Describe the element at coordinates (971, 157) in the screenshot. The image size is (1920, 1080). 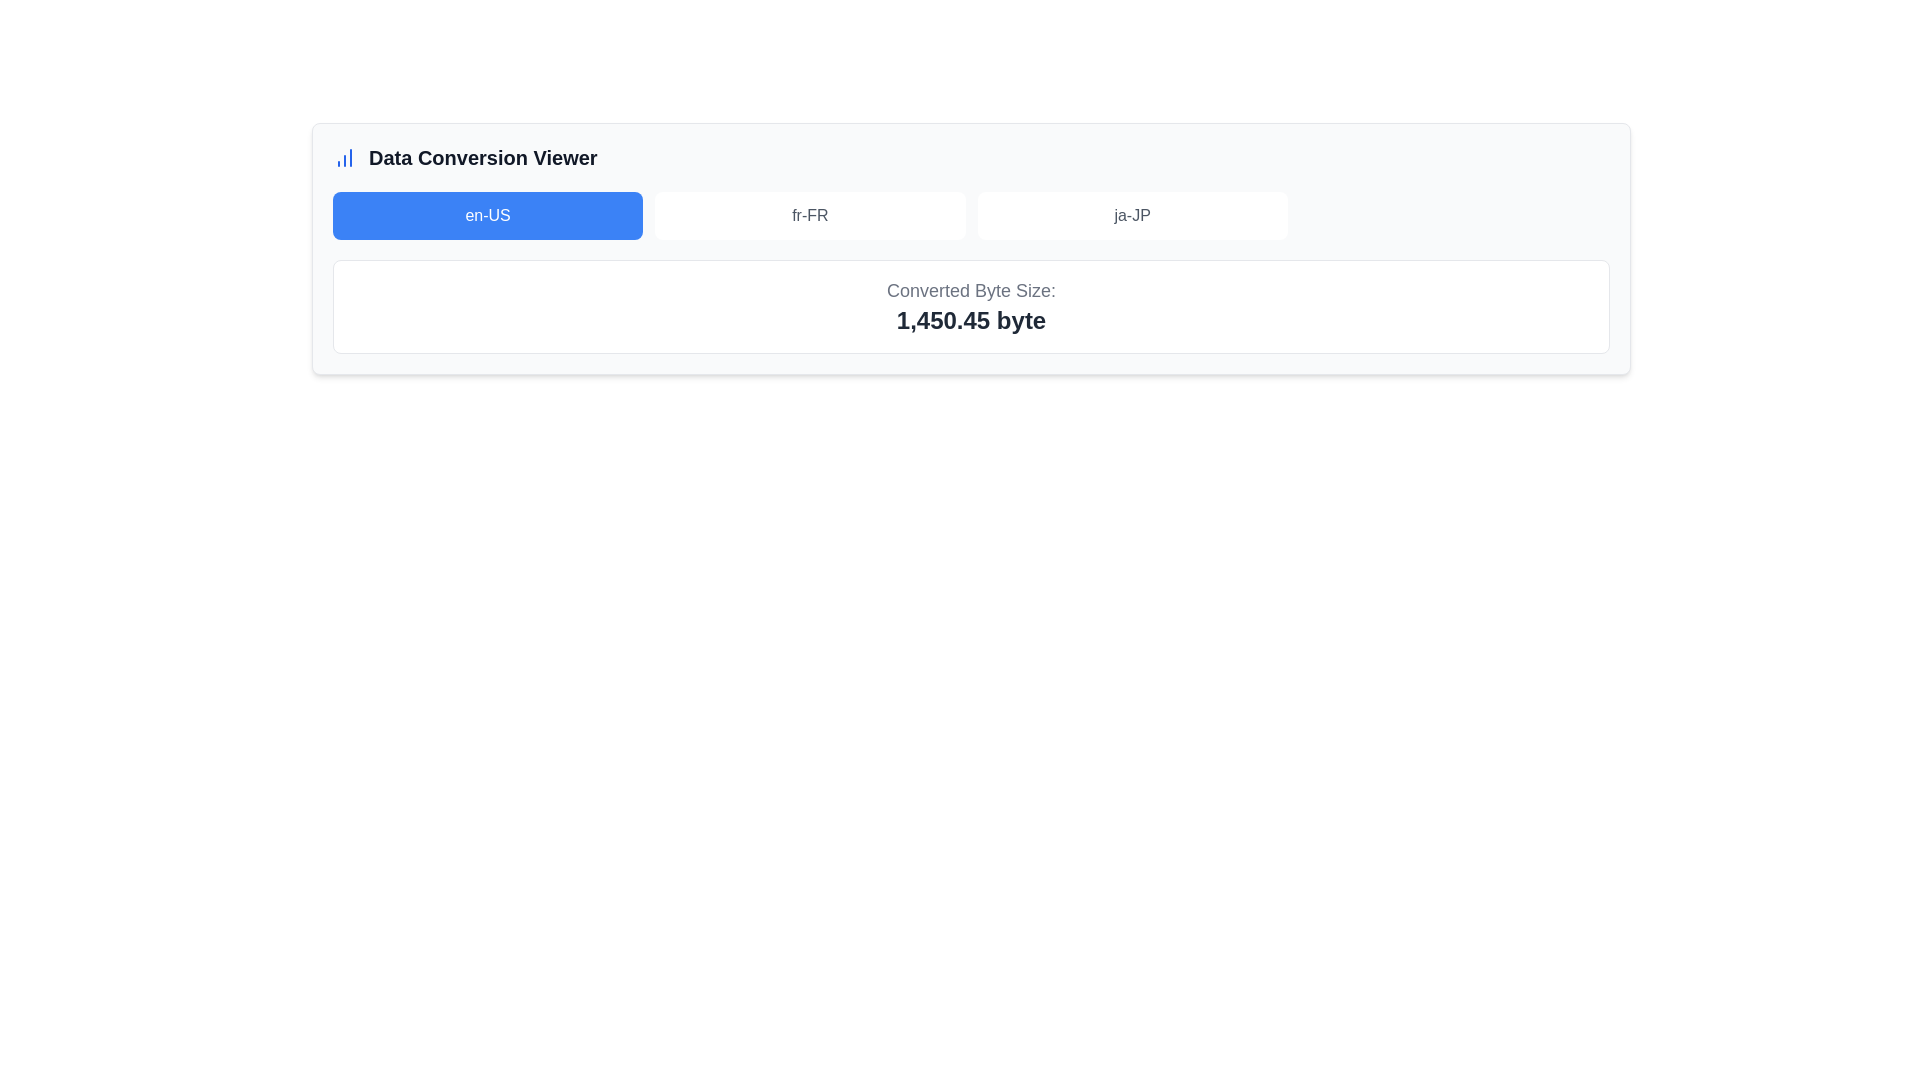
I see `text of the Text Header with Icon, which serves as a title for the data conversion UI panel, located at the top of the panel` at that location.